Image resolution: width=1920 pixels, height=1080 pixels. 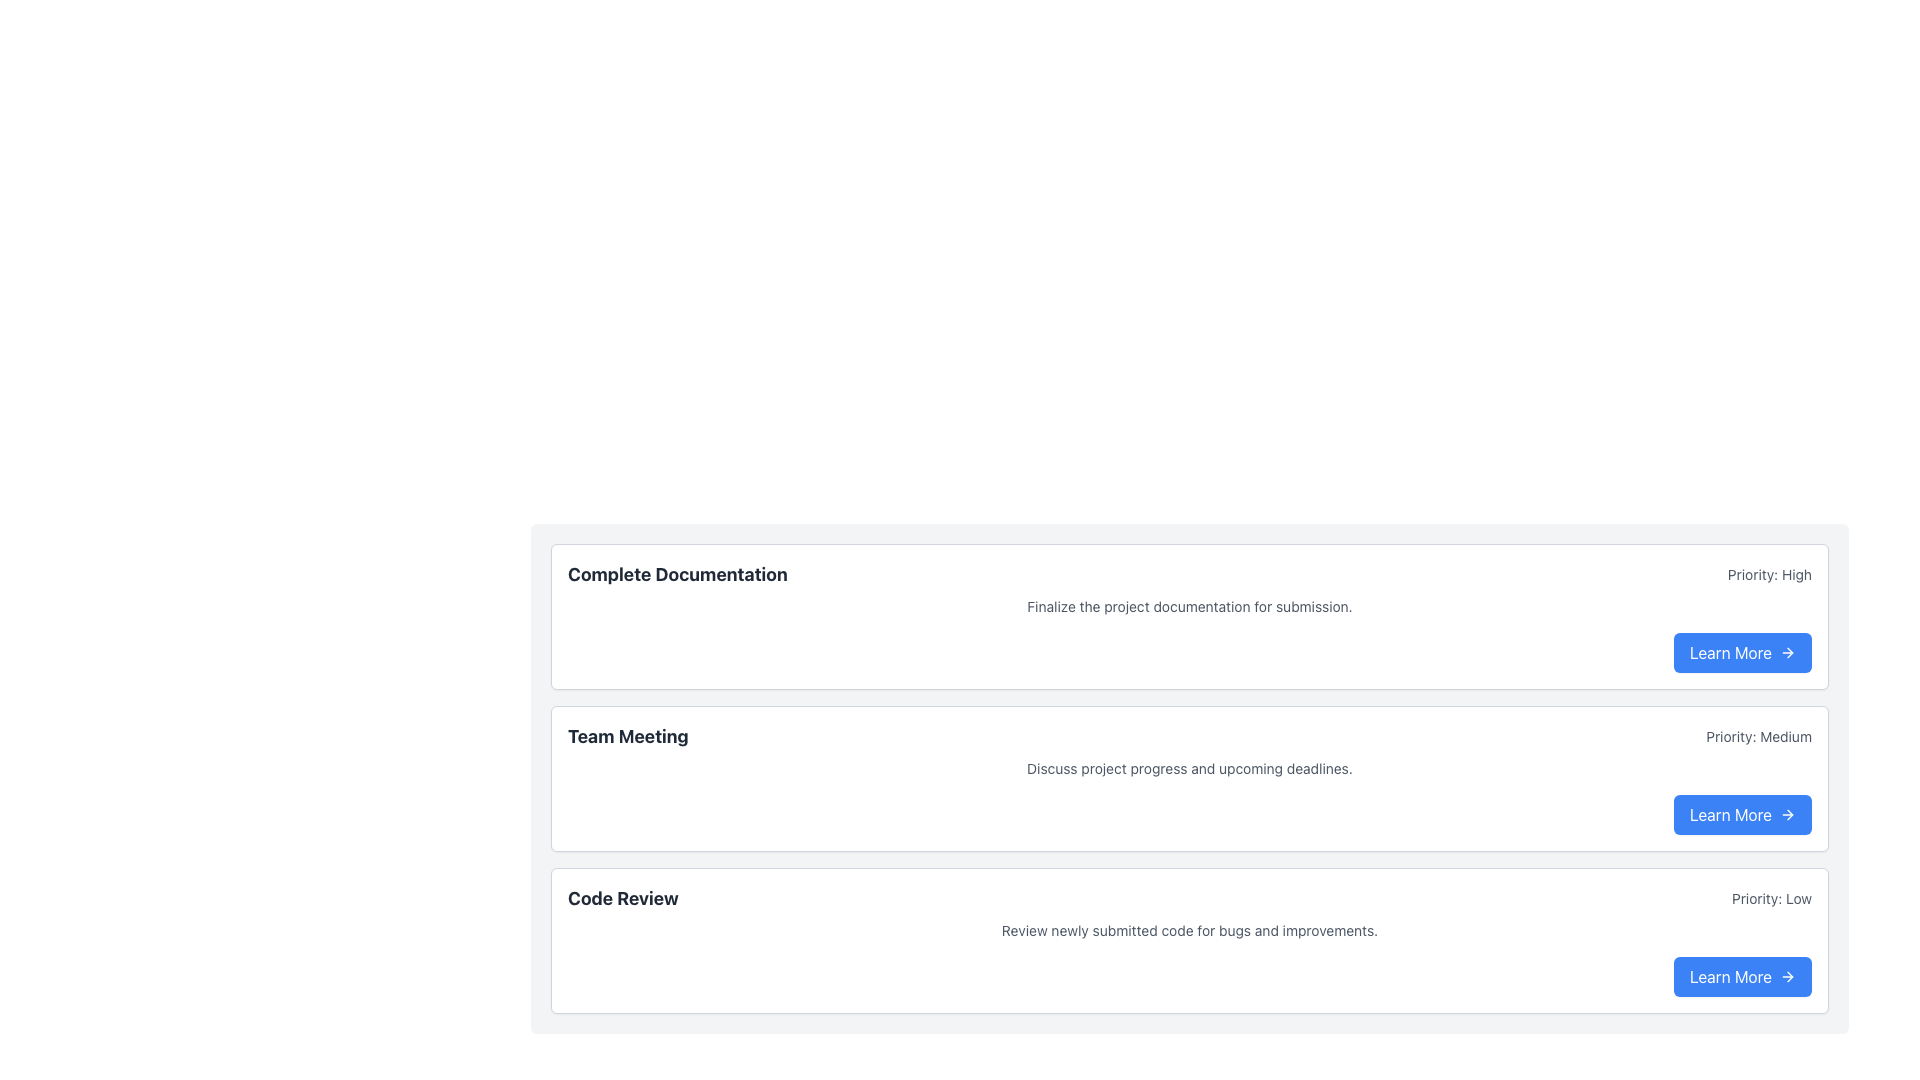 I want to click on the 'Learn More' text label, which is located in the bottom right corner of the 'Code Review' section, to interact with it, so click(x=1728, y=975).